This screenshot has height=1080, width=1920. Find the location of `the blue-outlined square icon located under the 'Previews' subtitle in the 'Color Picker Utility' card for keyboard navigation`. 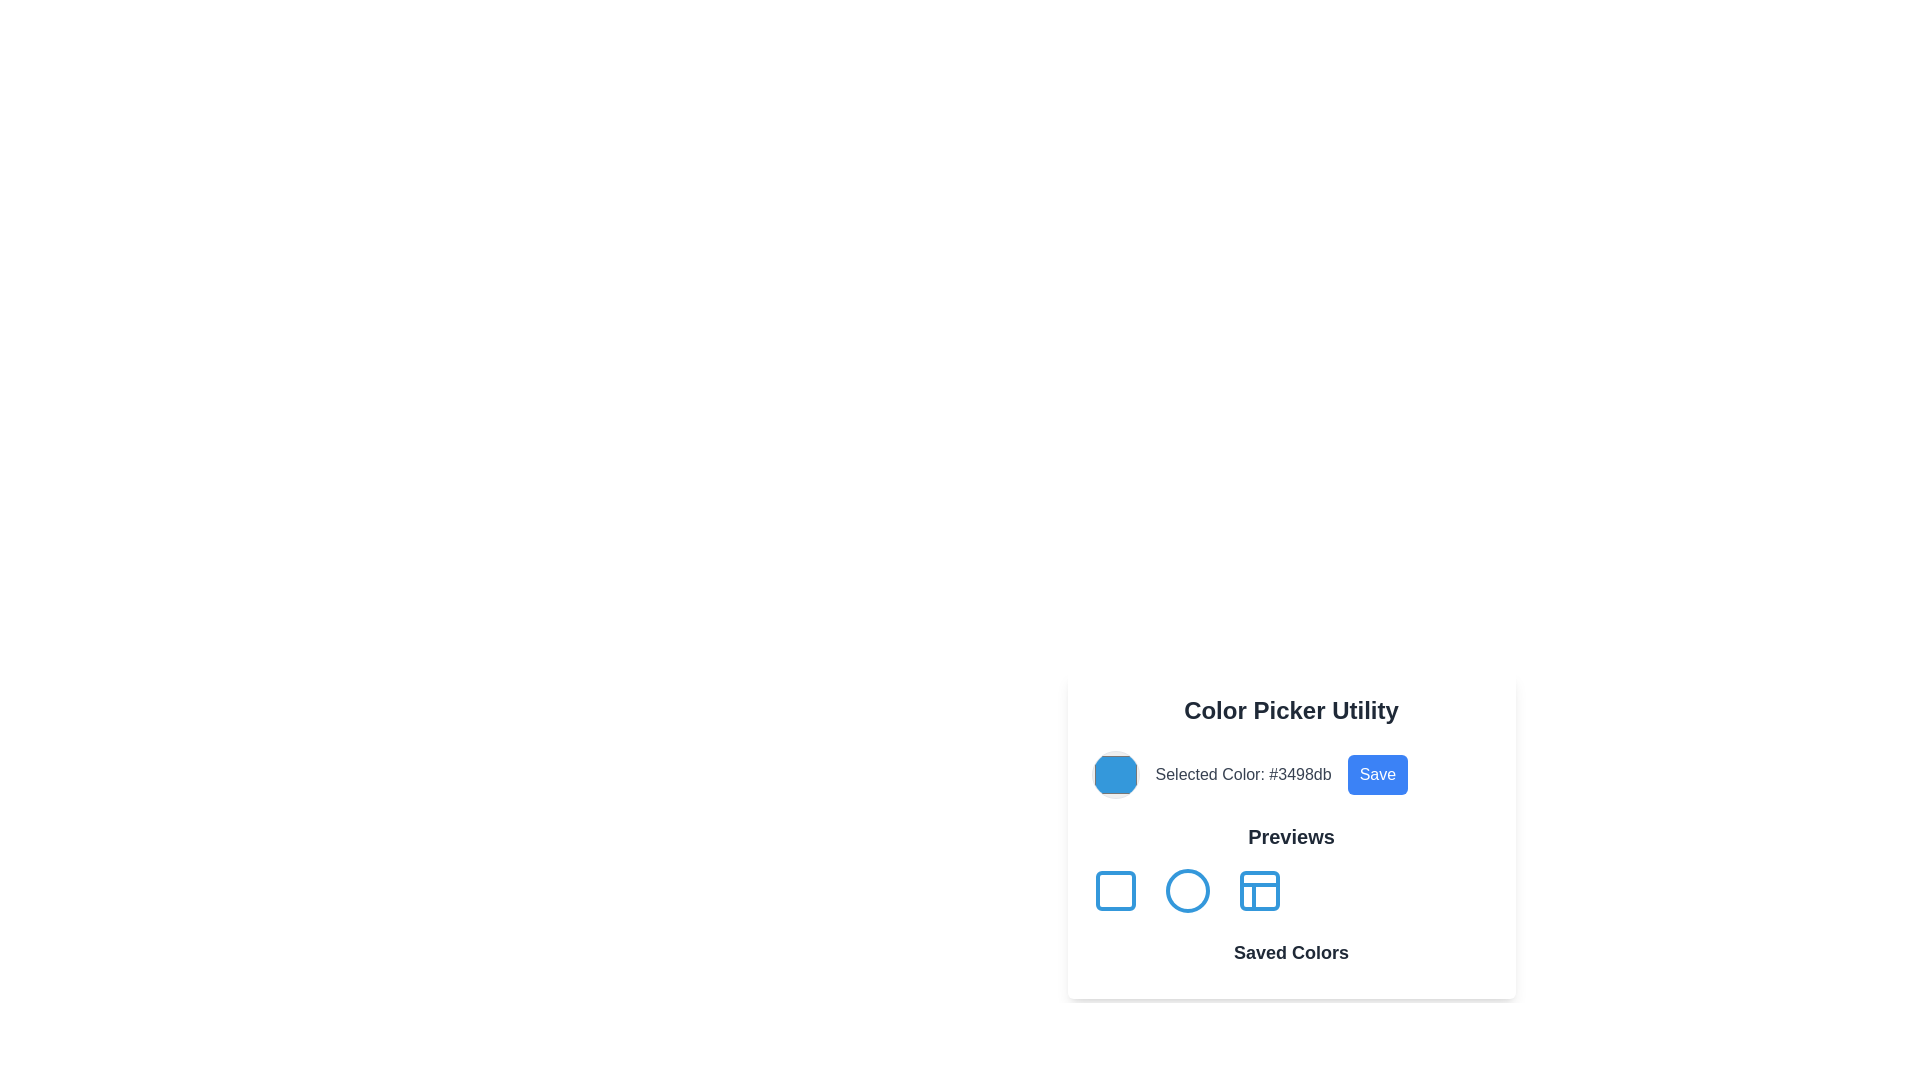

the blue-outlined square icon located under the 'Previews' subtitle in the 'Color Picker Utility' card for keyboard navigation is located at coordinates (1114, 890).